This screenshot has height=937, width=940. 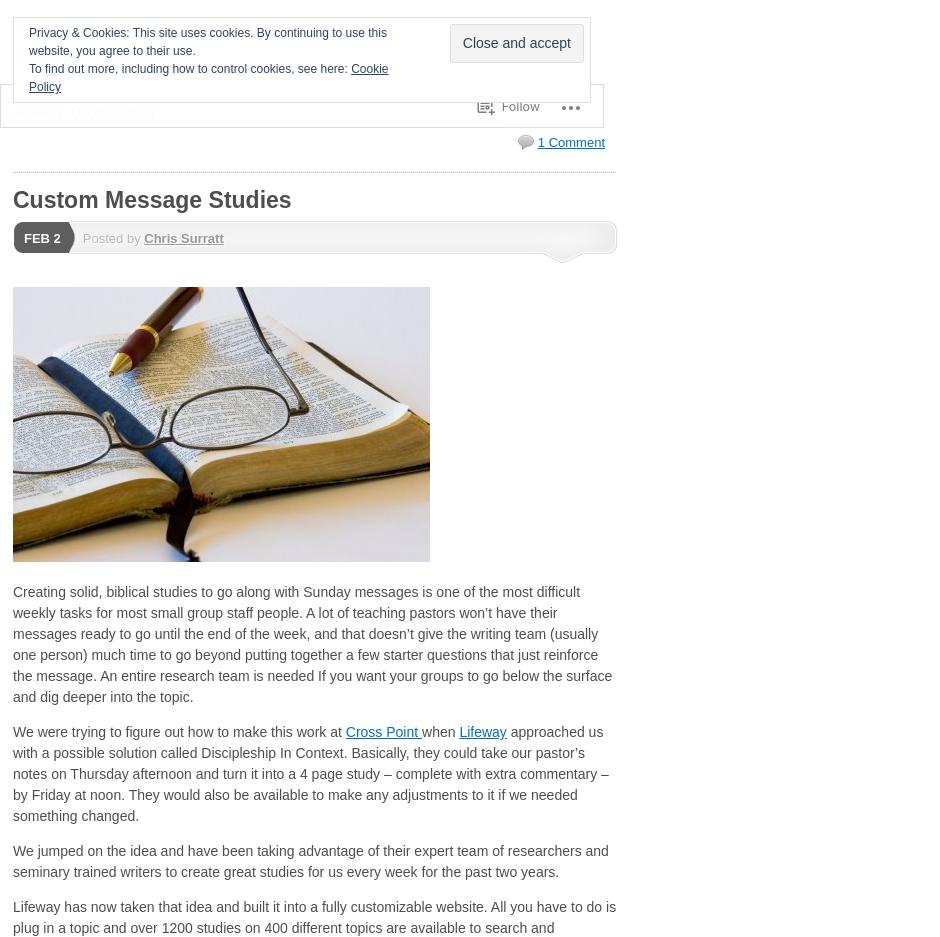 I want to click on 'Posted by', so click(x=112, y=237).